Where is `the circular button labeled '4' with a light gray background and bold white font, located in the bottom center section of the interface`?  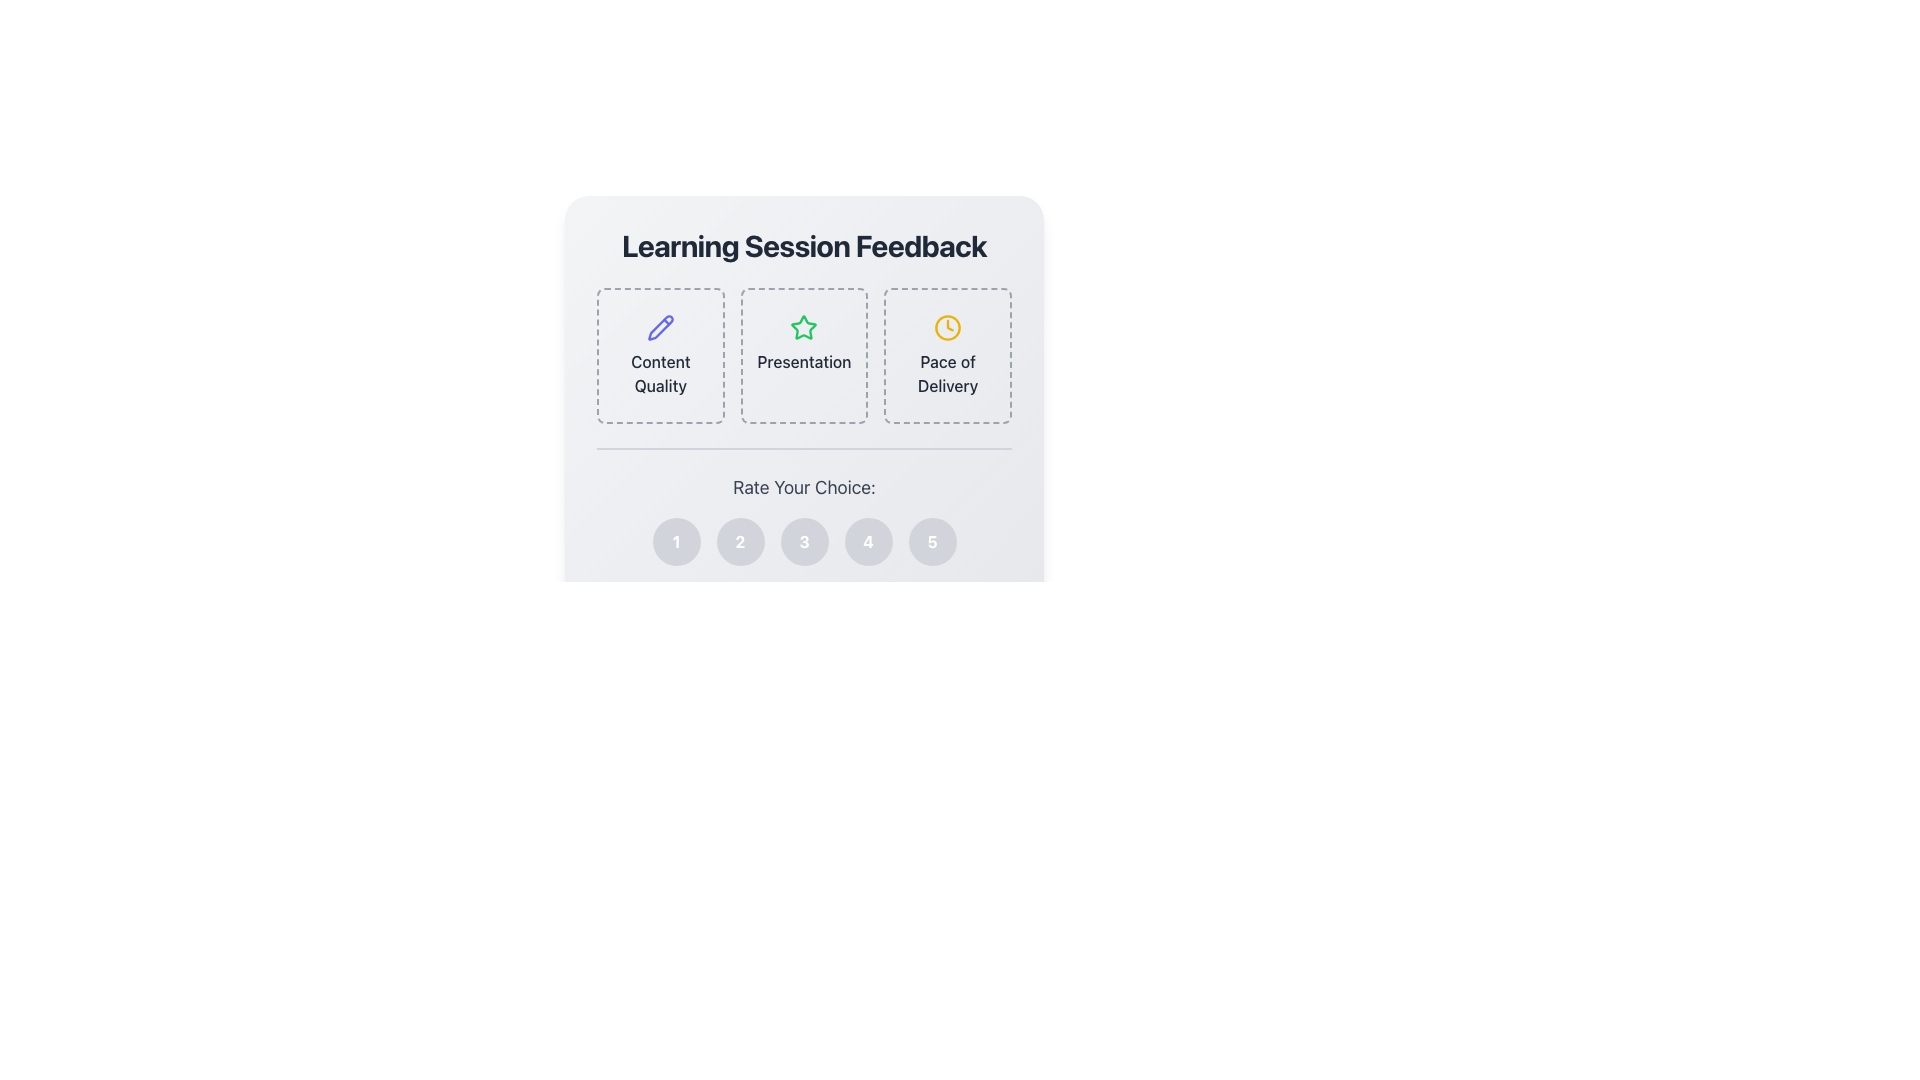
the circular button labeled '4' with a light gray background and bold white font, located in the bottom center section of the interface is located at coordinates (868, 542).